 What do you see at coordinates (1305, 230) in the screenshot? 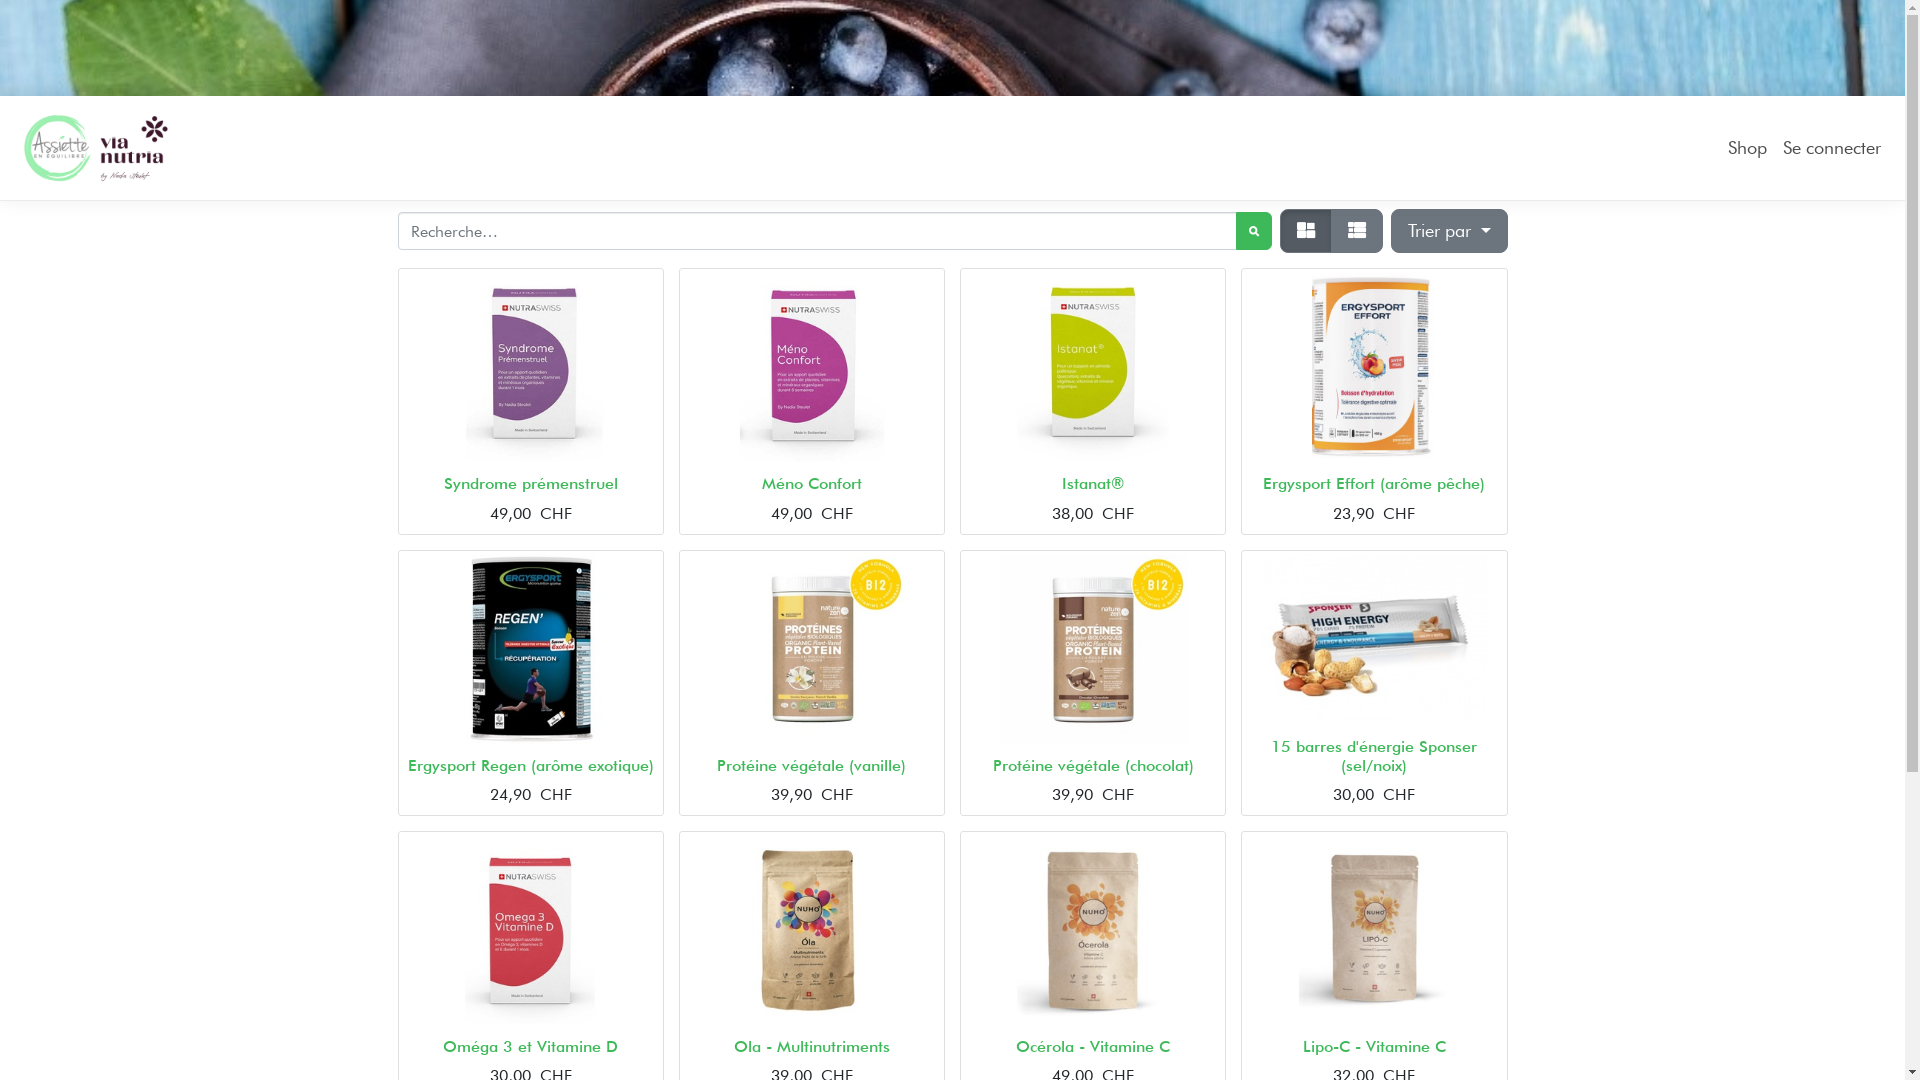
I see `'Tarifs'` at bounding box center [1305, 230].